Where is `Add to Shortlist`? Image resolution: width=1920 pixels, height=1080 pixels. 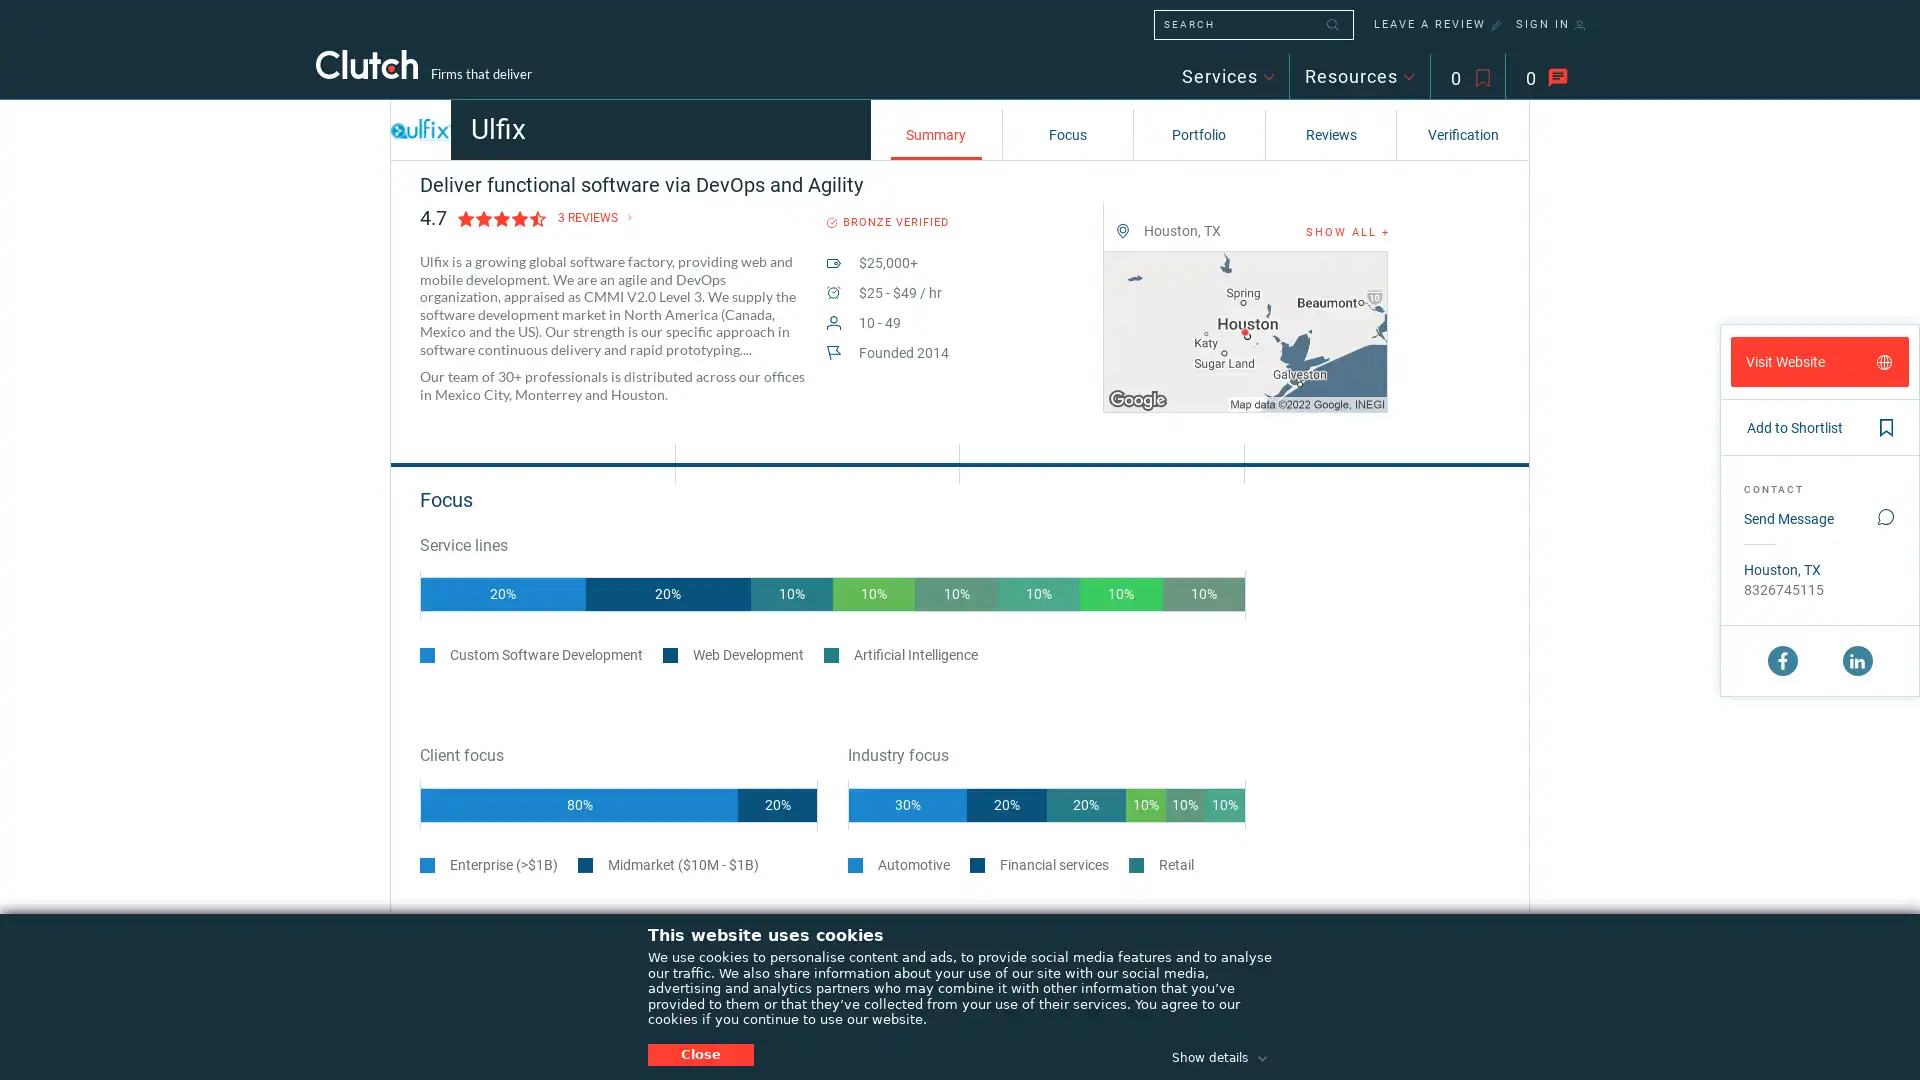 Add to Shortlist is located at coordinates (1819, 426).